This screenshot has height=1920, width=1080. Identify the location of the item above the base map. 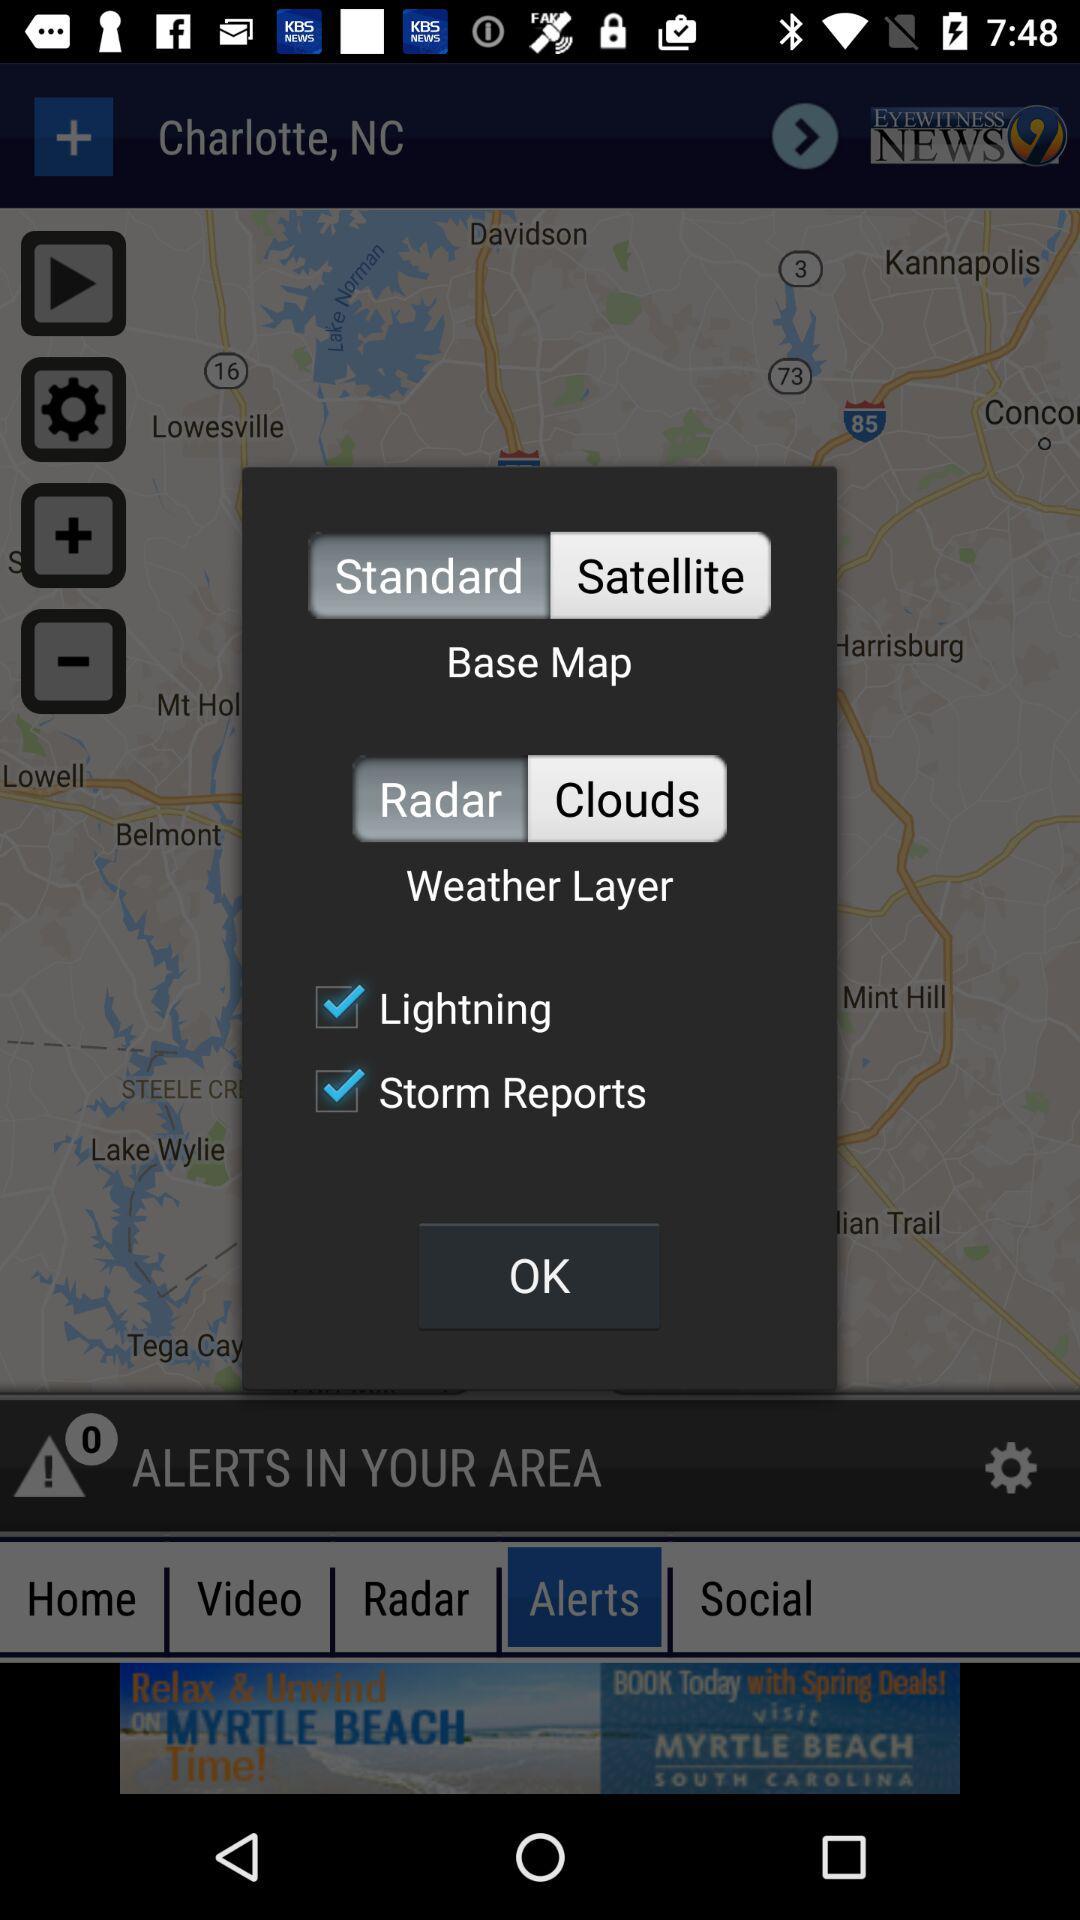
(660, 574).